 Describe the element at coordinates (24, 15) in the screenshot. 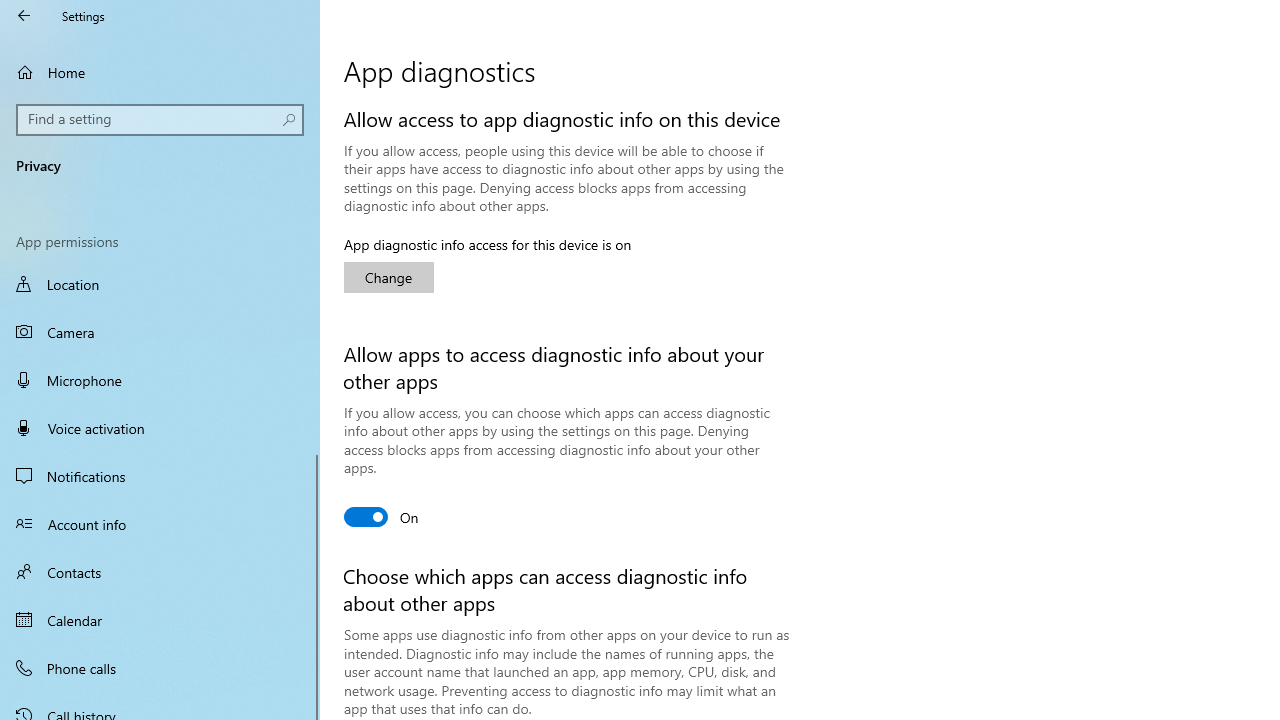

I see `'Back'` at that location.